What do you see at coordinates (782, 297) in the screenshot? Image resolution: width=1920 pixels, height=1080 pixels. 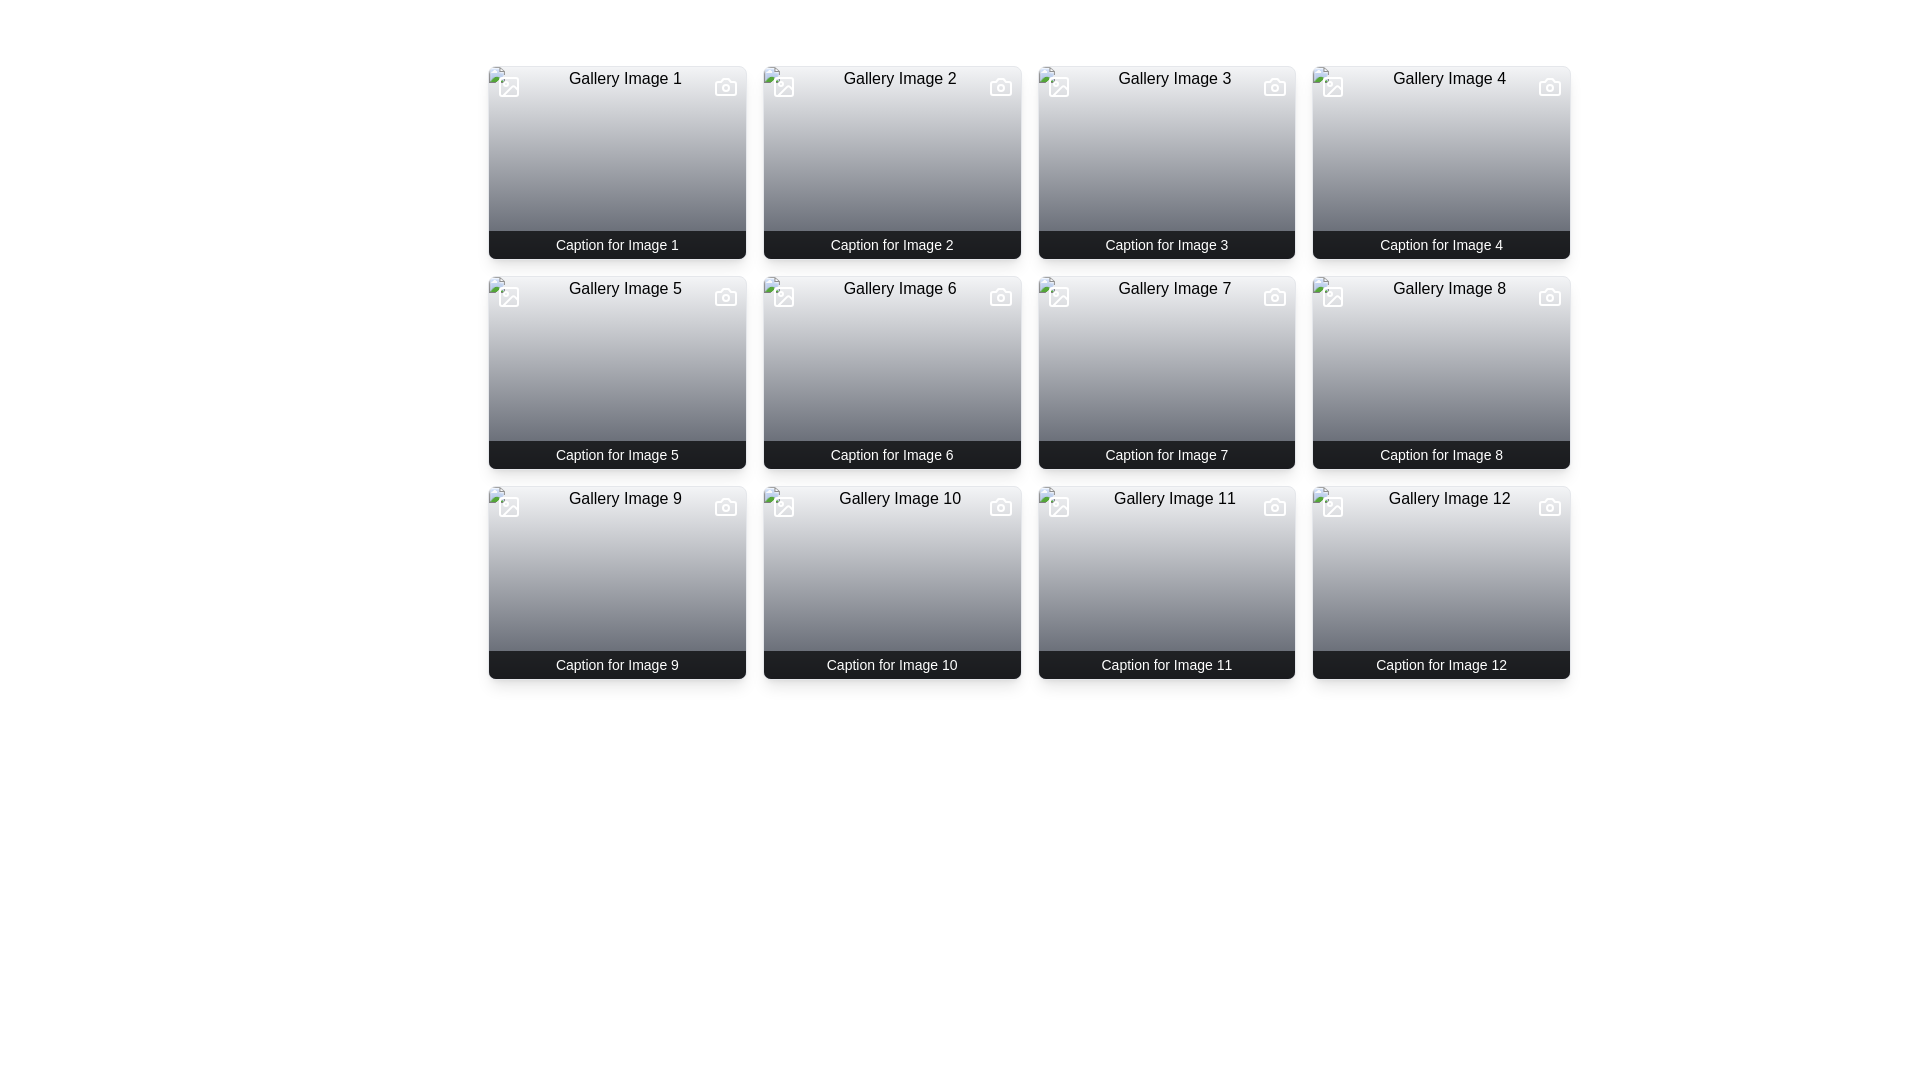 I see `the decorative rectangle that visually represents the image icon for 'Gallery Image 6' located in the second row, second column of the grid layout` at bounding box center [782, 297].